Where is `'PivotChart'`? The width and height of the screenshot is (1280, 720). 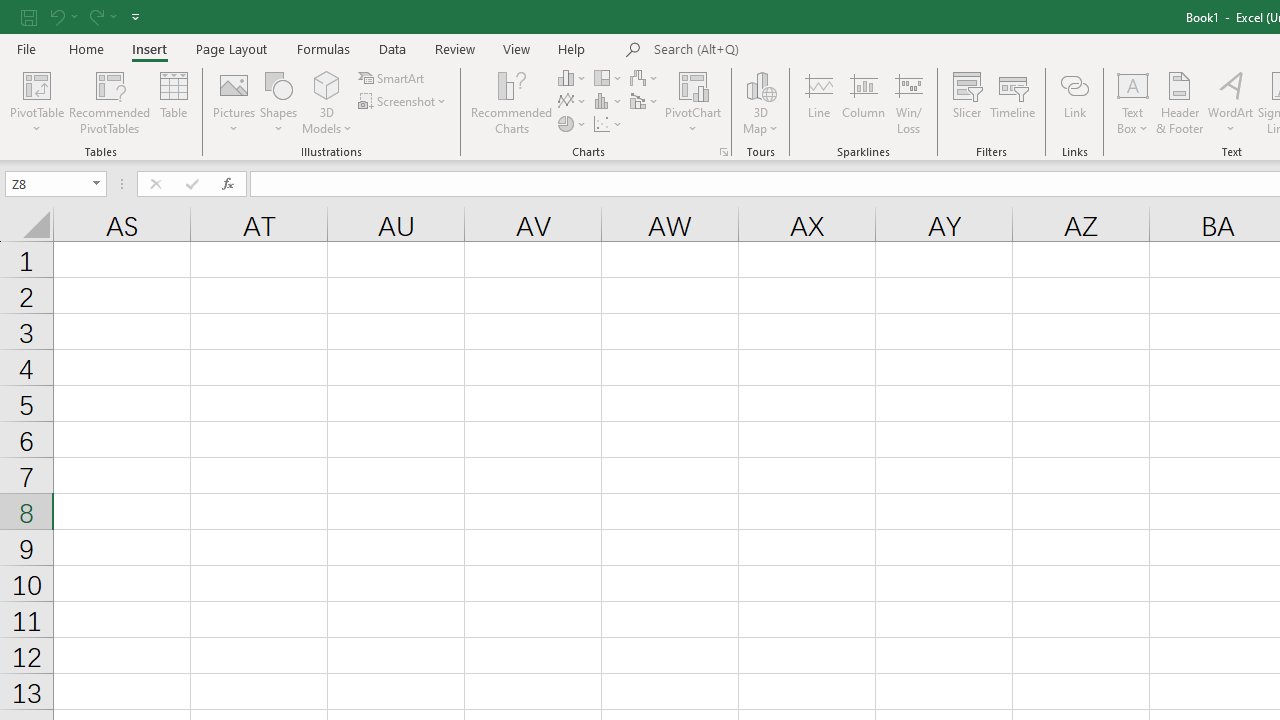
'PivotChart' is located at coordinates (693, 103).